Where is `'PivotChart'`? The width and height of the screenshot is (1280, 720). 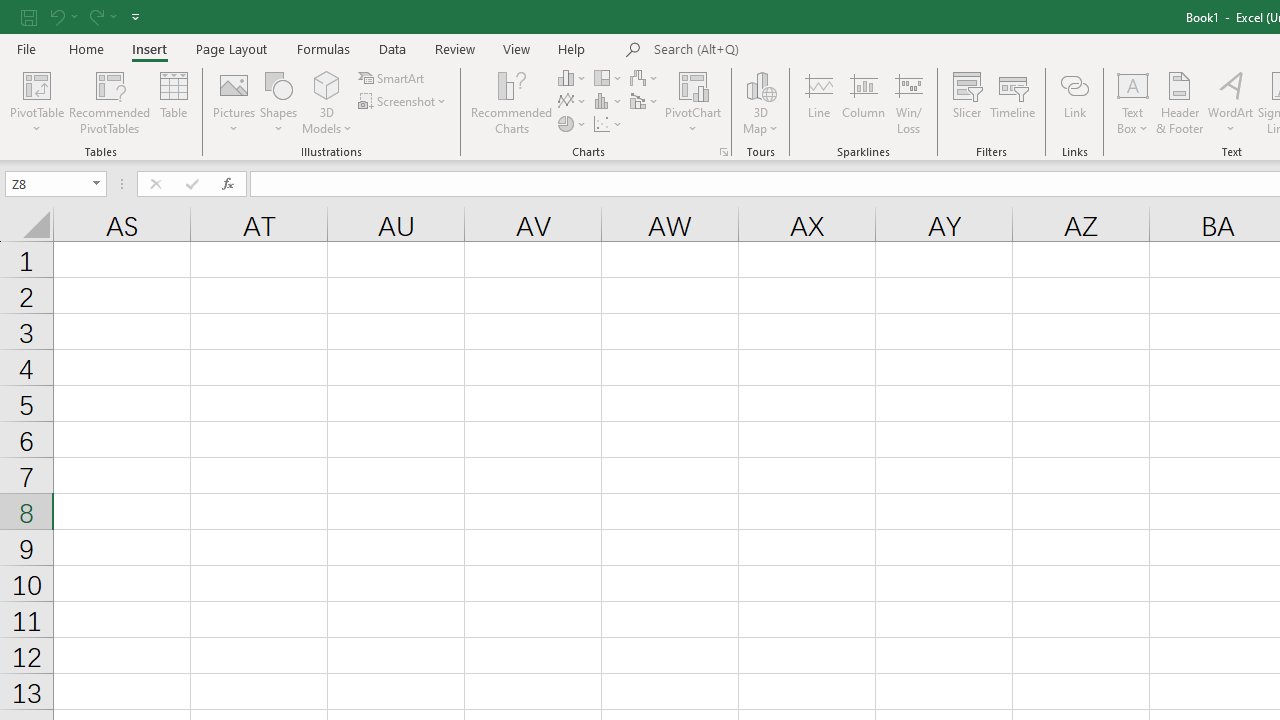
'PivotChart' is located at coordinates (693, 103).